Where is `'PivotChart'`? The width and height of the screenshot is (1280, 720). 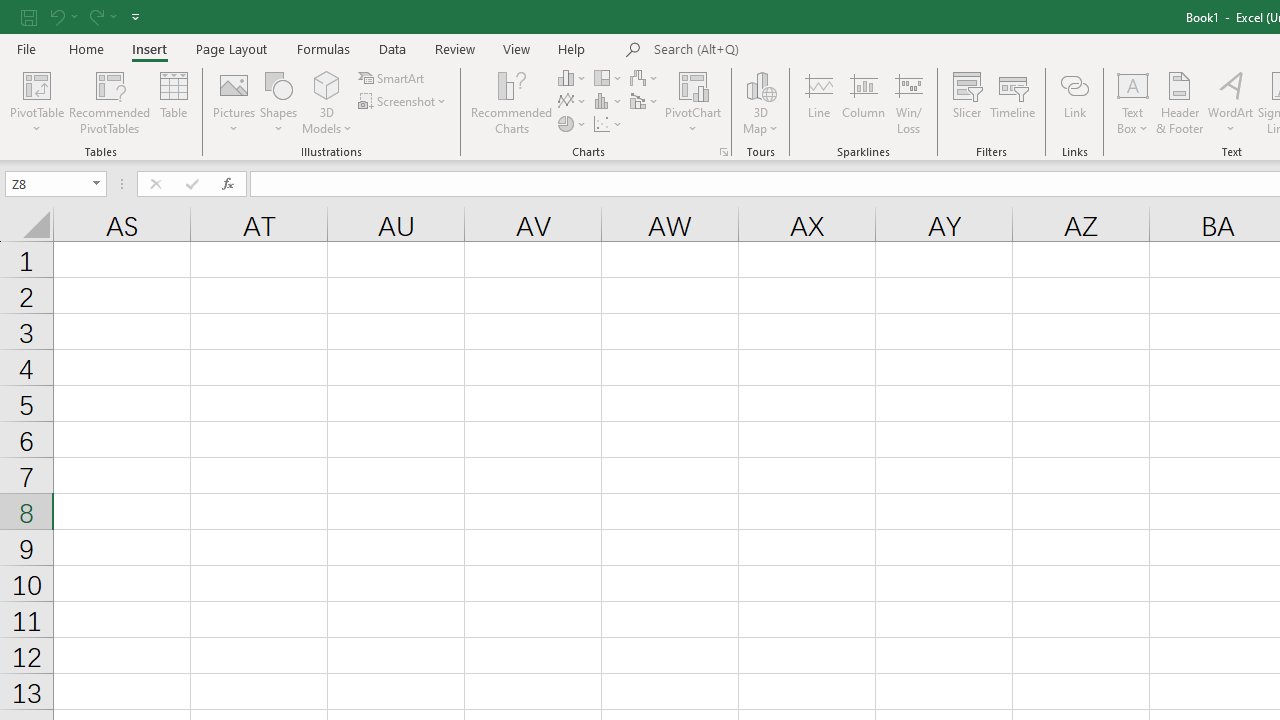
'PivotChart' is located at coordinates (693, 103).